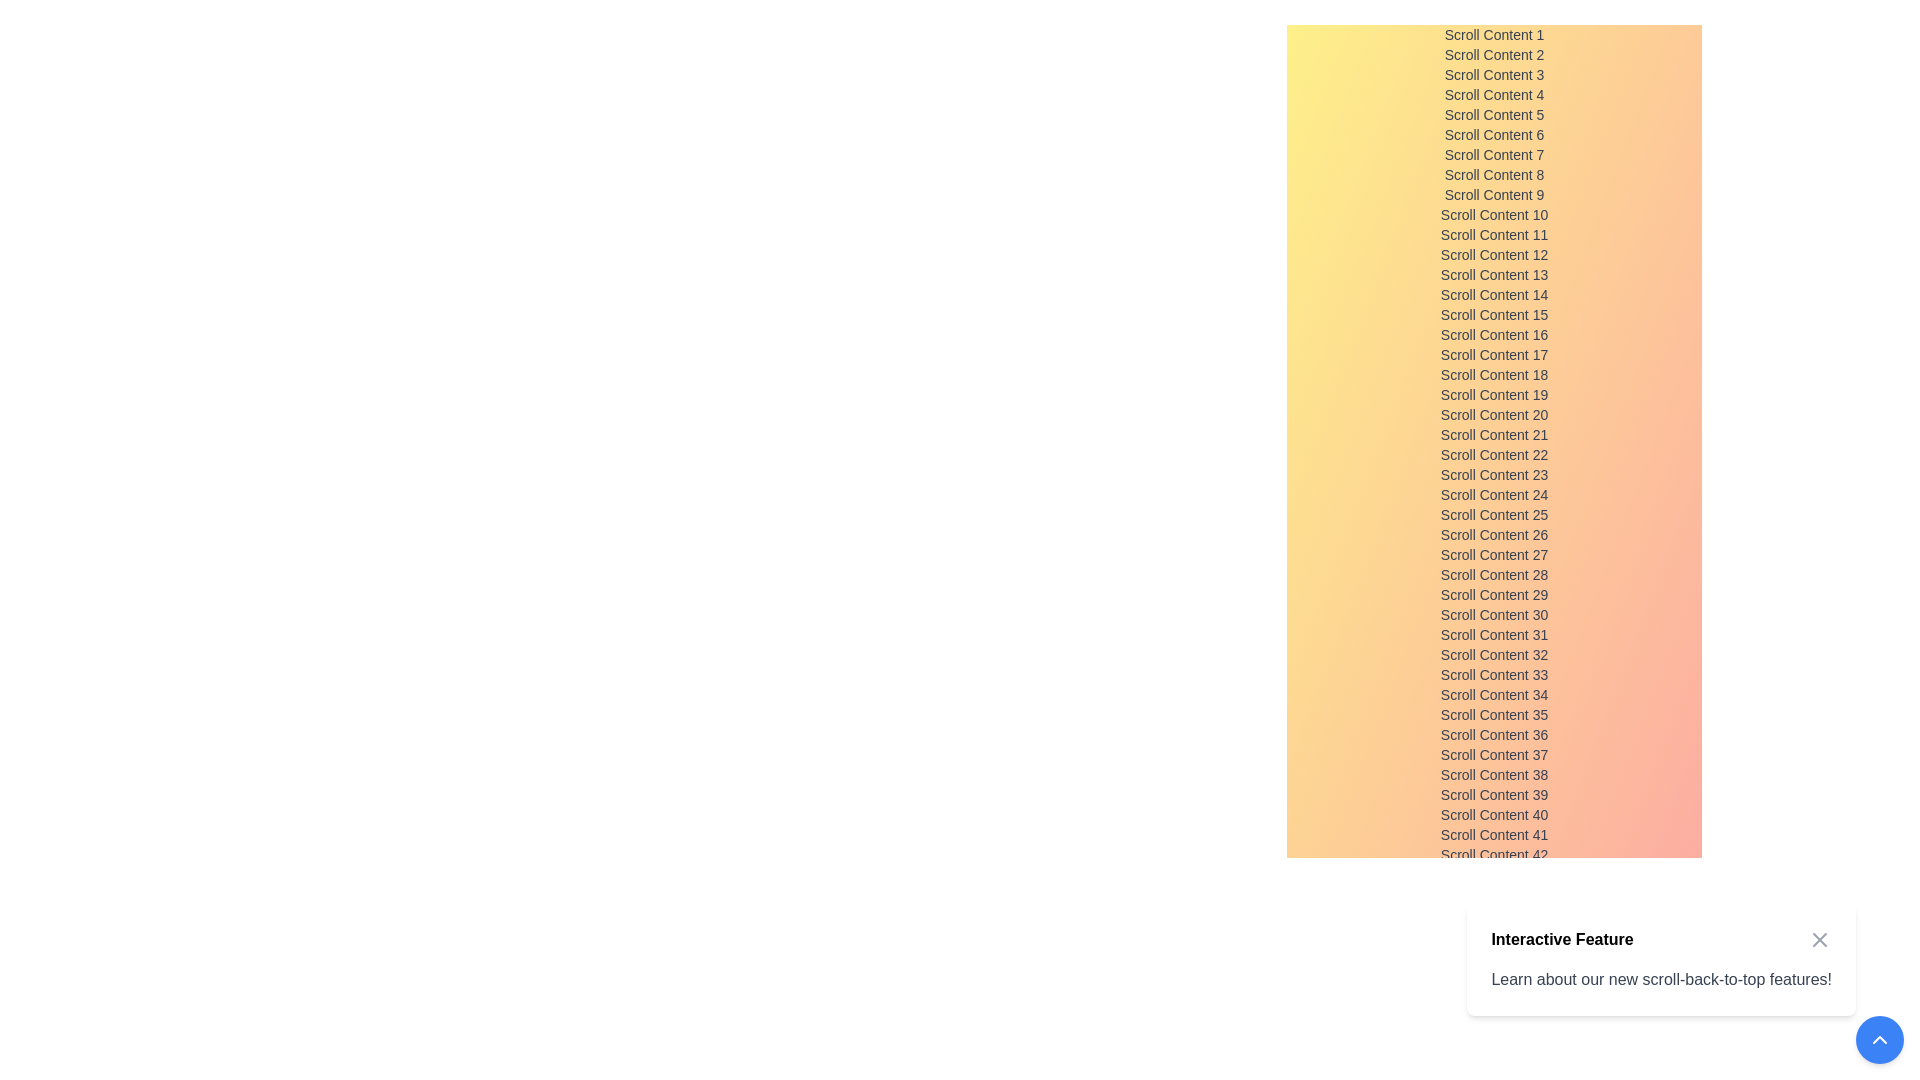 The image size is (1920, 1080). What do you see at coordinates (1494, 555) in the screenshot?
I see `the text label reading 'Scroll Content 27', which is styled in dark gray and positioned in a vertical list at the 27th position` at bounding box center [1494, 555].